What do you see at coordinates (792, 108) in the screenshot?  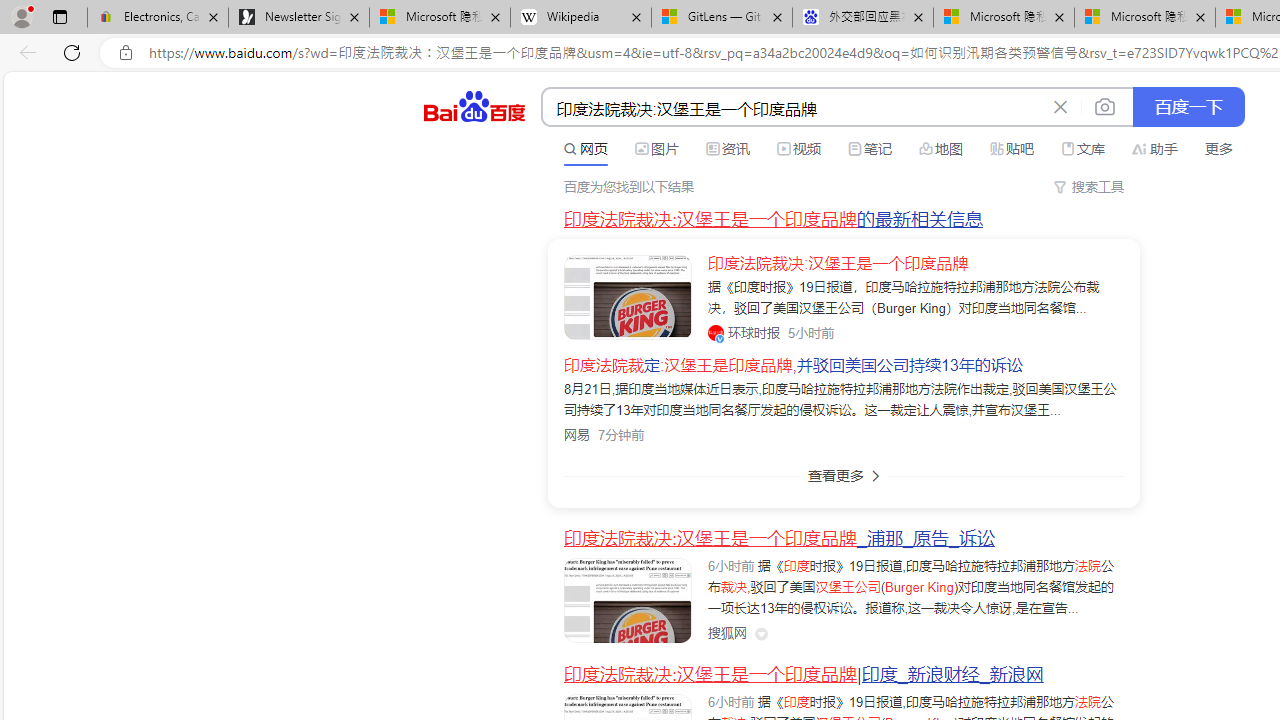 I see `'AutomationID: kw'` at bounding box center [792, 108].